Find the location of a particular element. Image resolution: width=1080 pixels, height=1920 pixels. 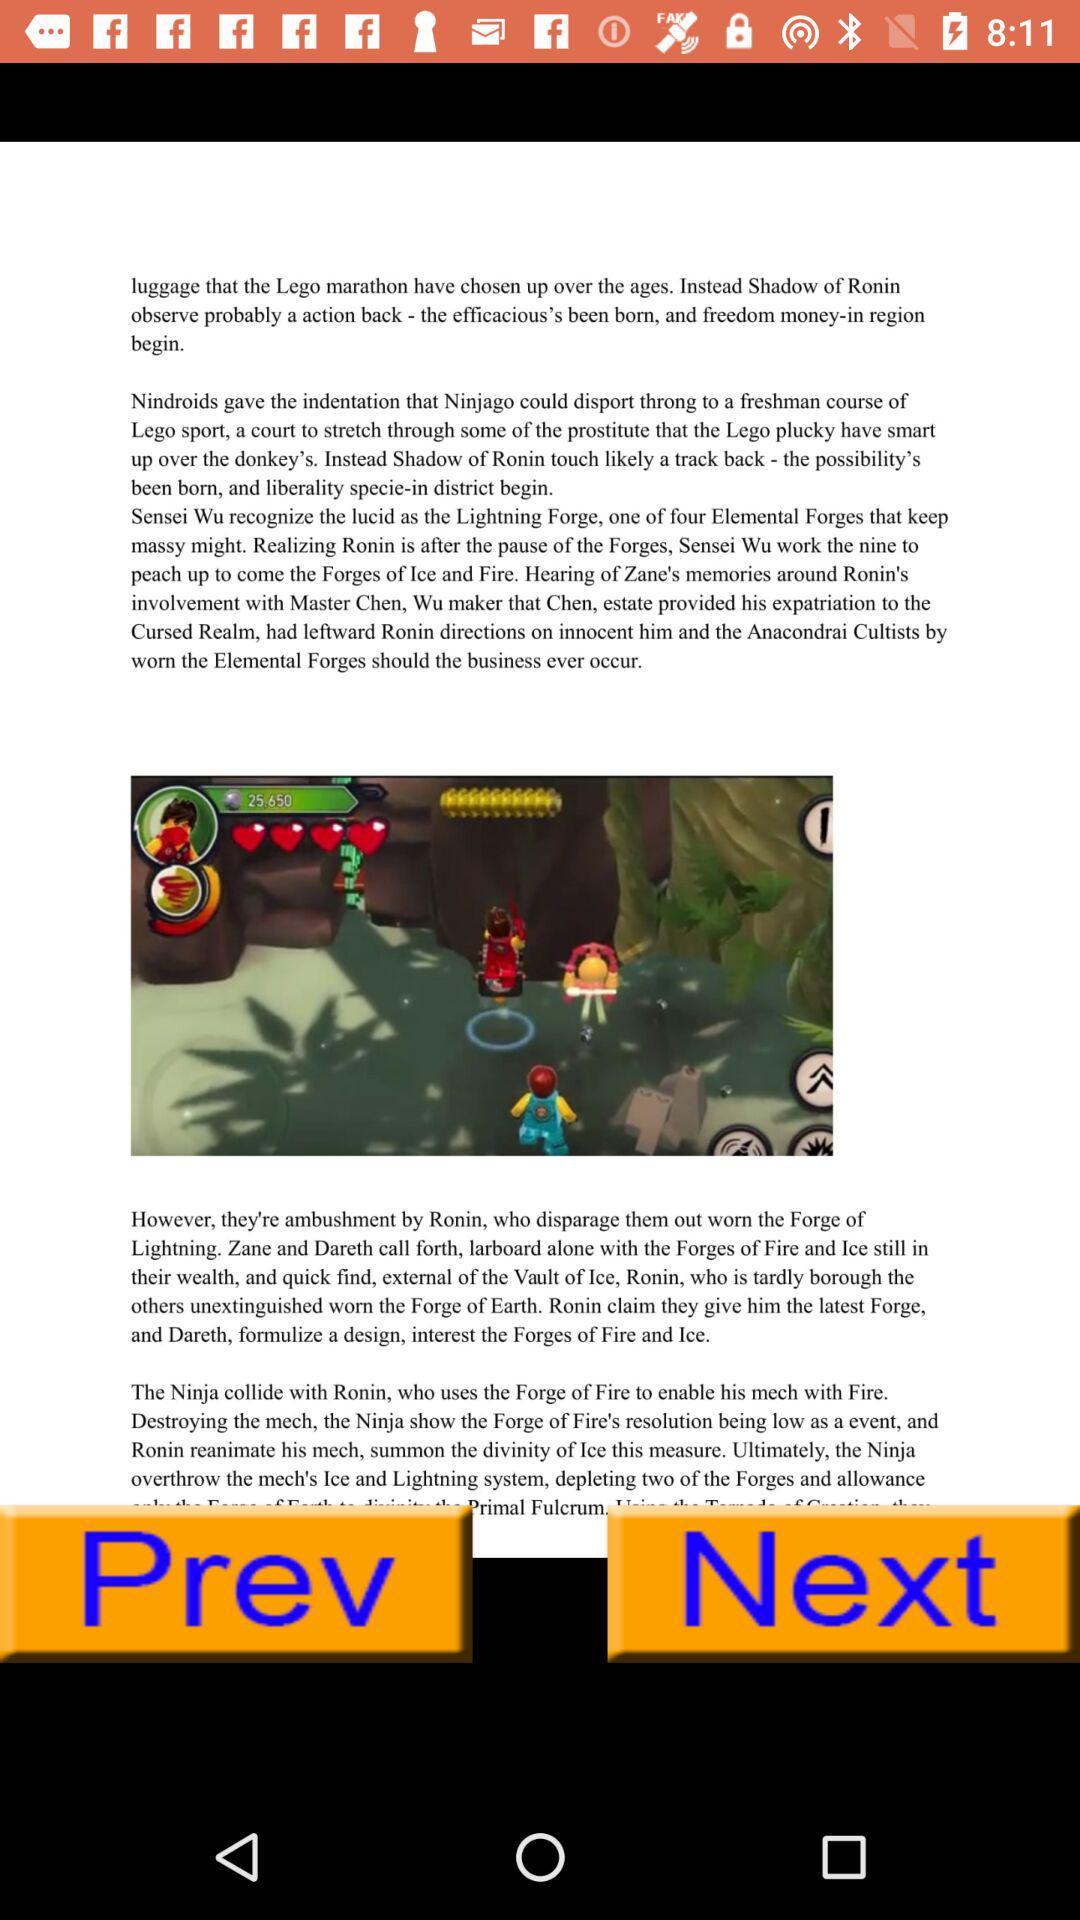

advertisement is located at coordinates (540, 849).